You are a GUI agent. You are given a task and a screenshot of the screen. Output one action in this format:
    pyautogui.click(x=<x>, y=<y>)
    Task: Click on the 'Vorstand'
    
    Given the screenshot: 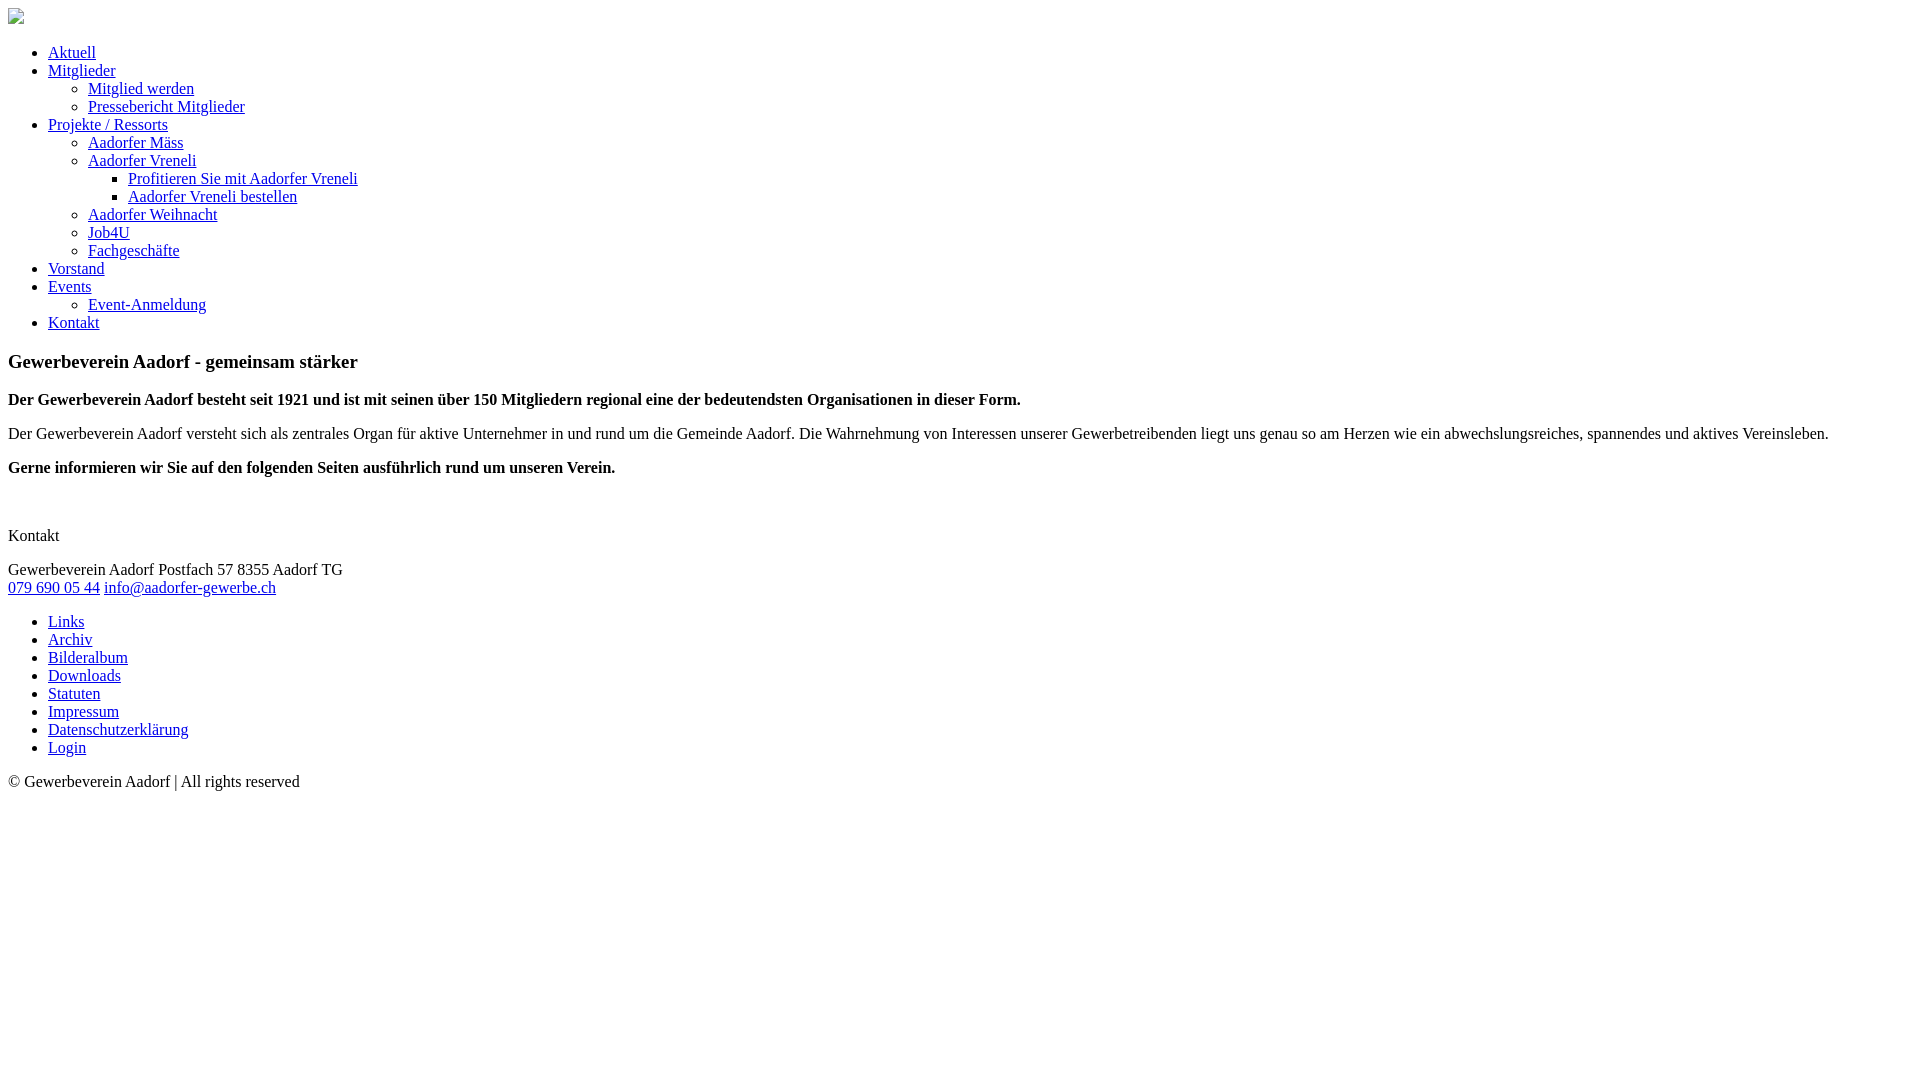 What is the action you would take?
    pyautogui.click(x=76, y=267)
    